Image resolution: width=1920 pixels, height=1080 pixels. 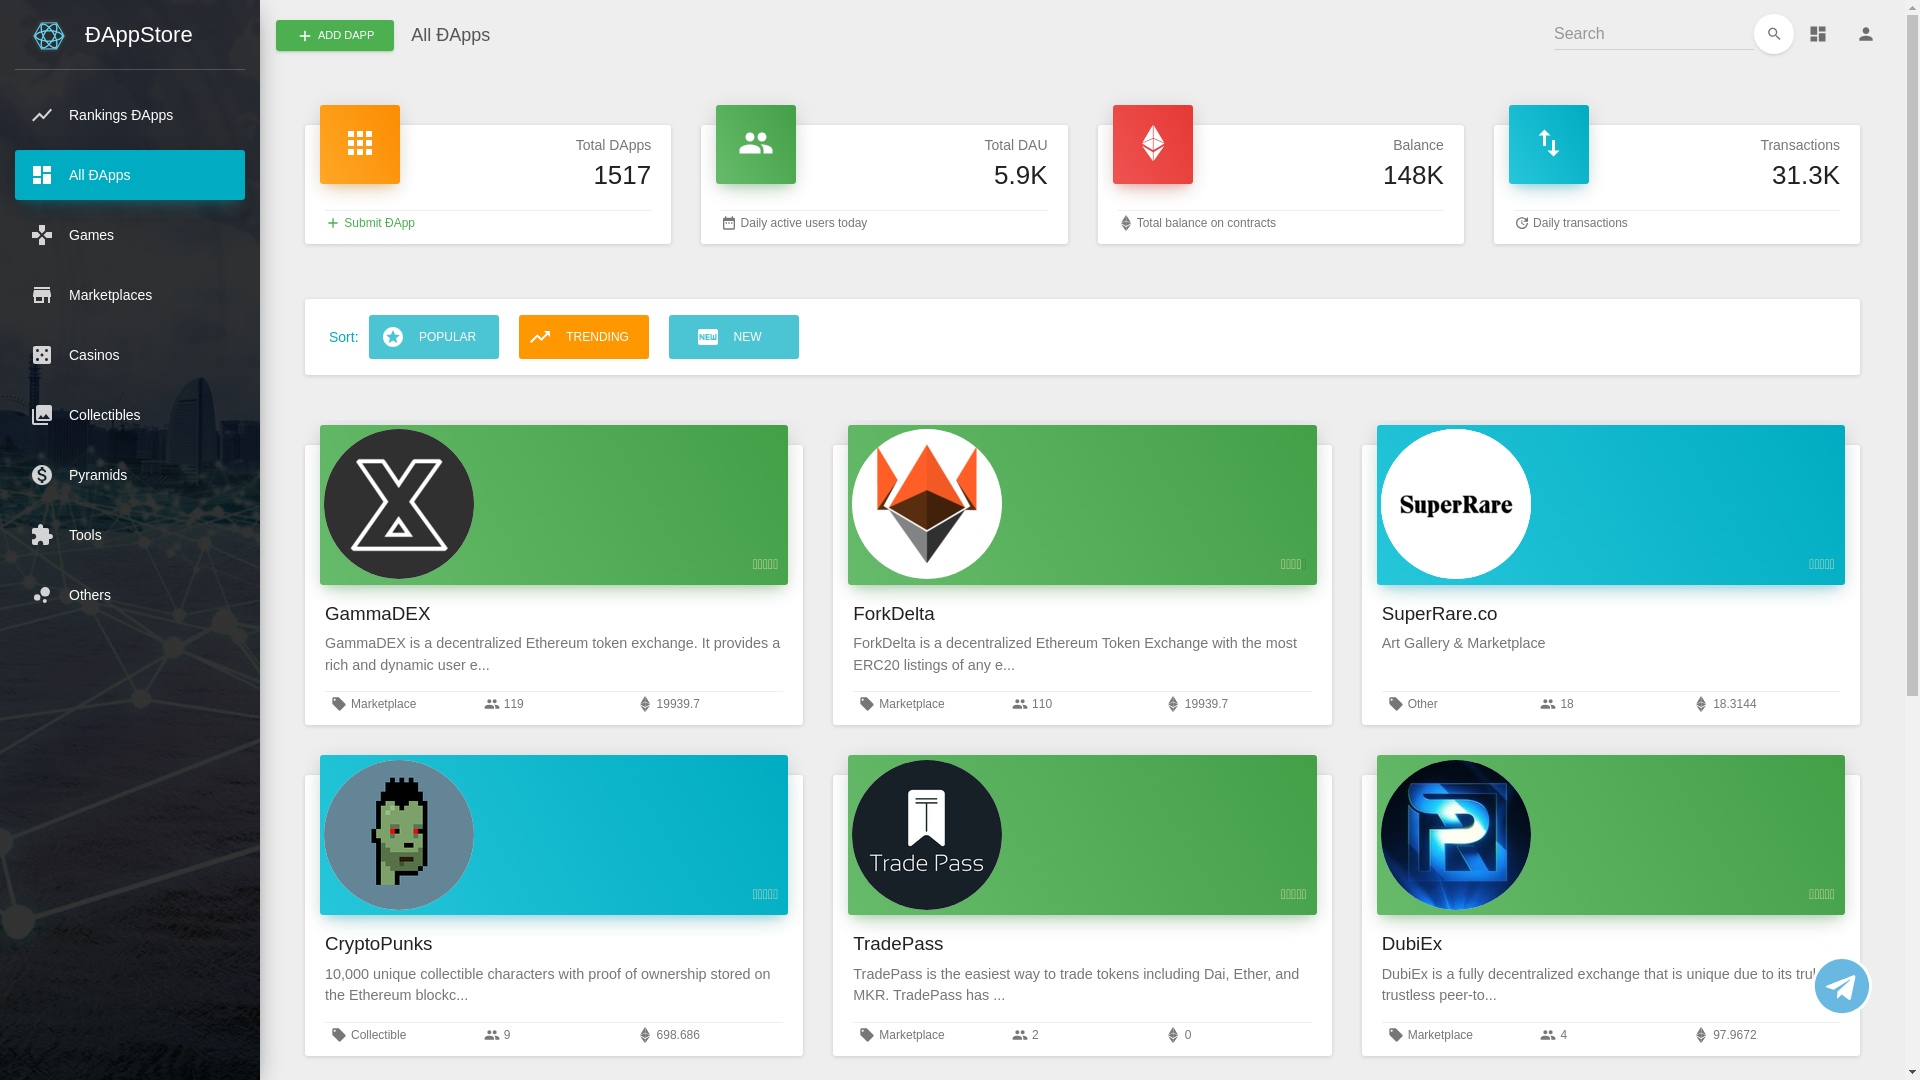 I want to click on 'POPULAR', so click(x=432, y=335).